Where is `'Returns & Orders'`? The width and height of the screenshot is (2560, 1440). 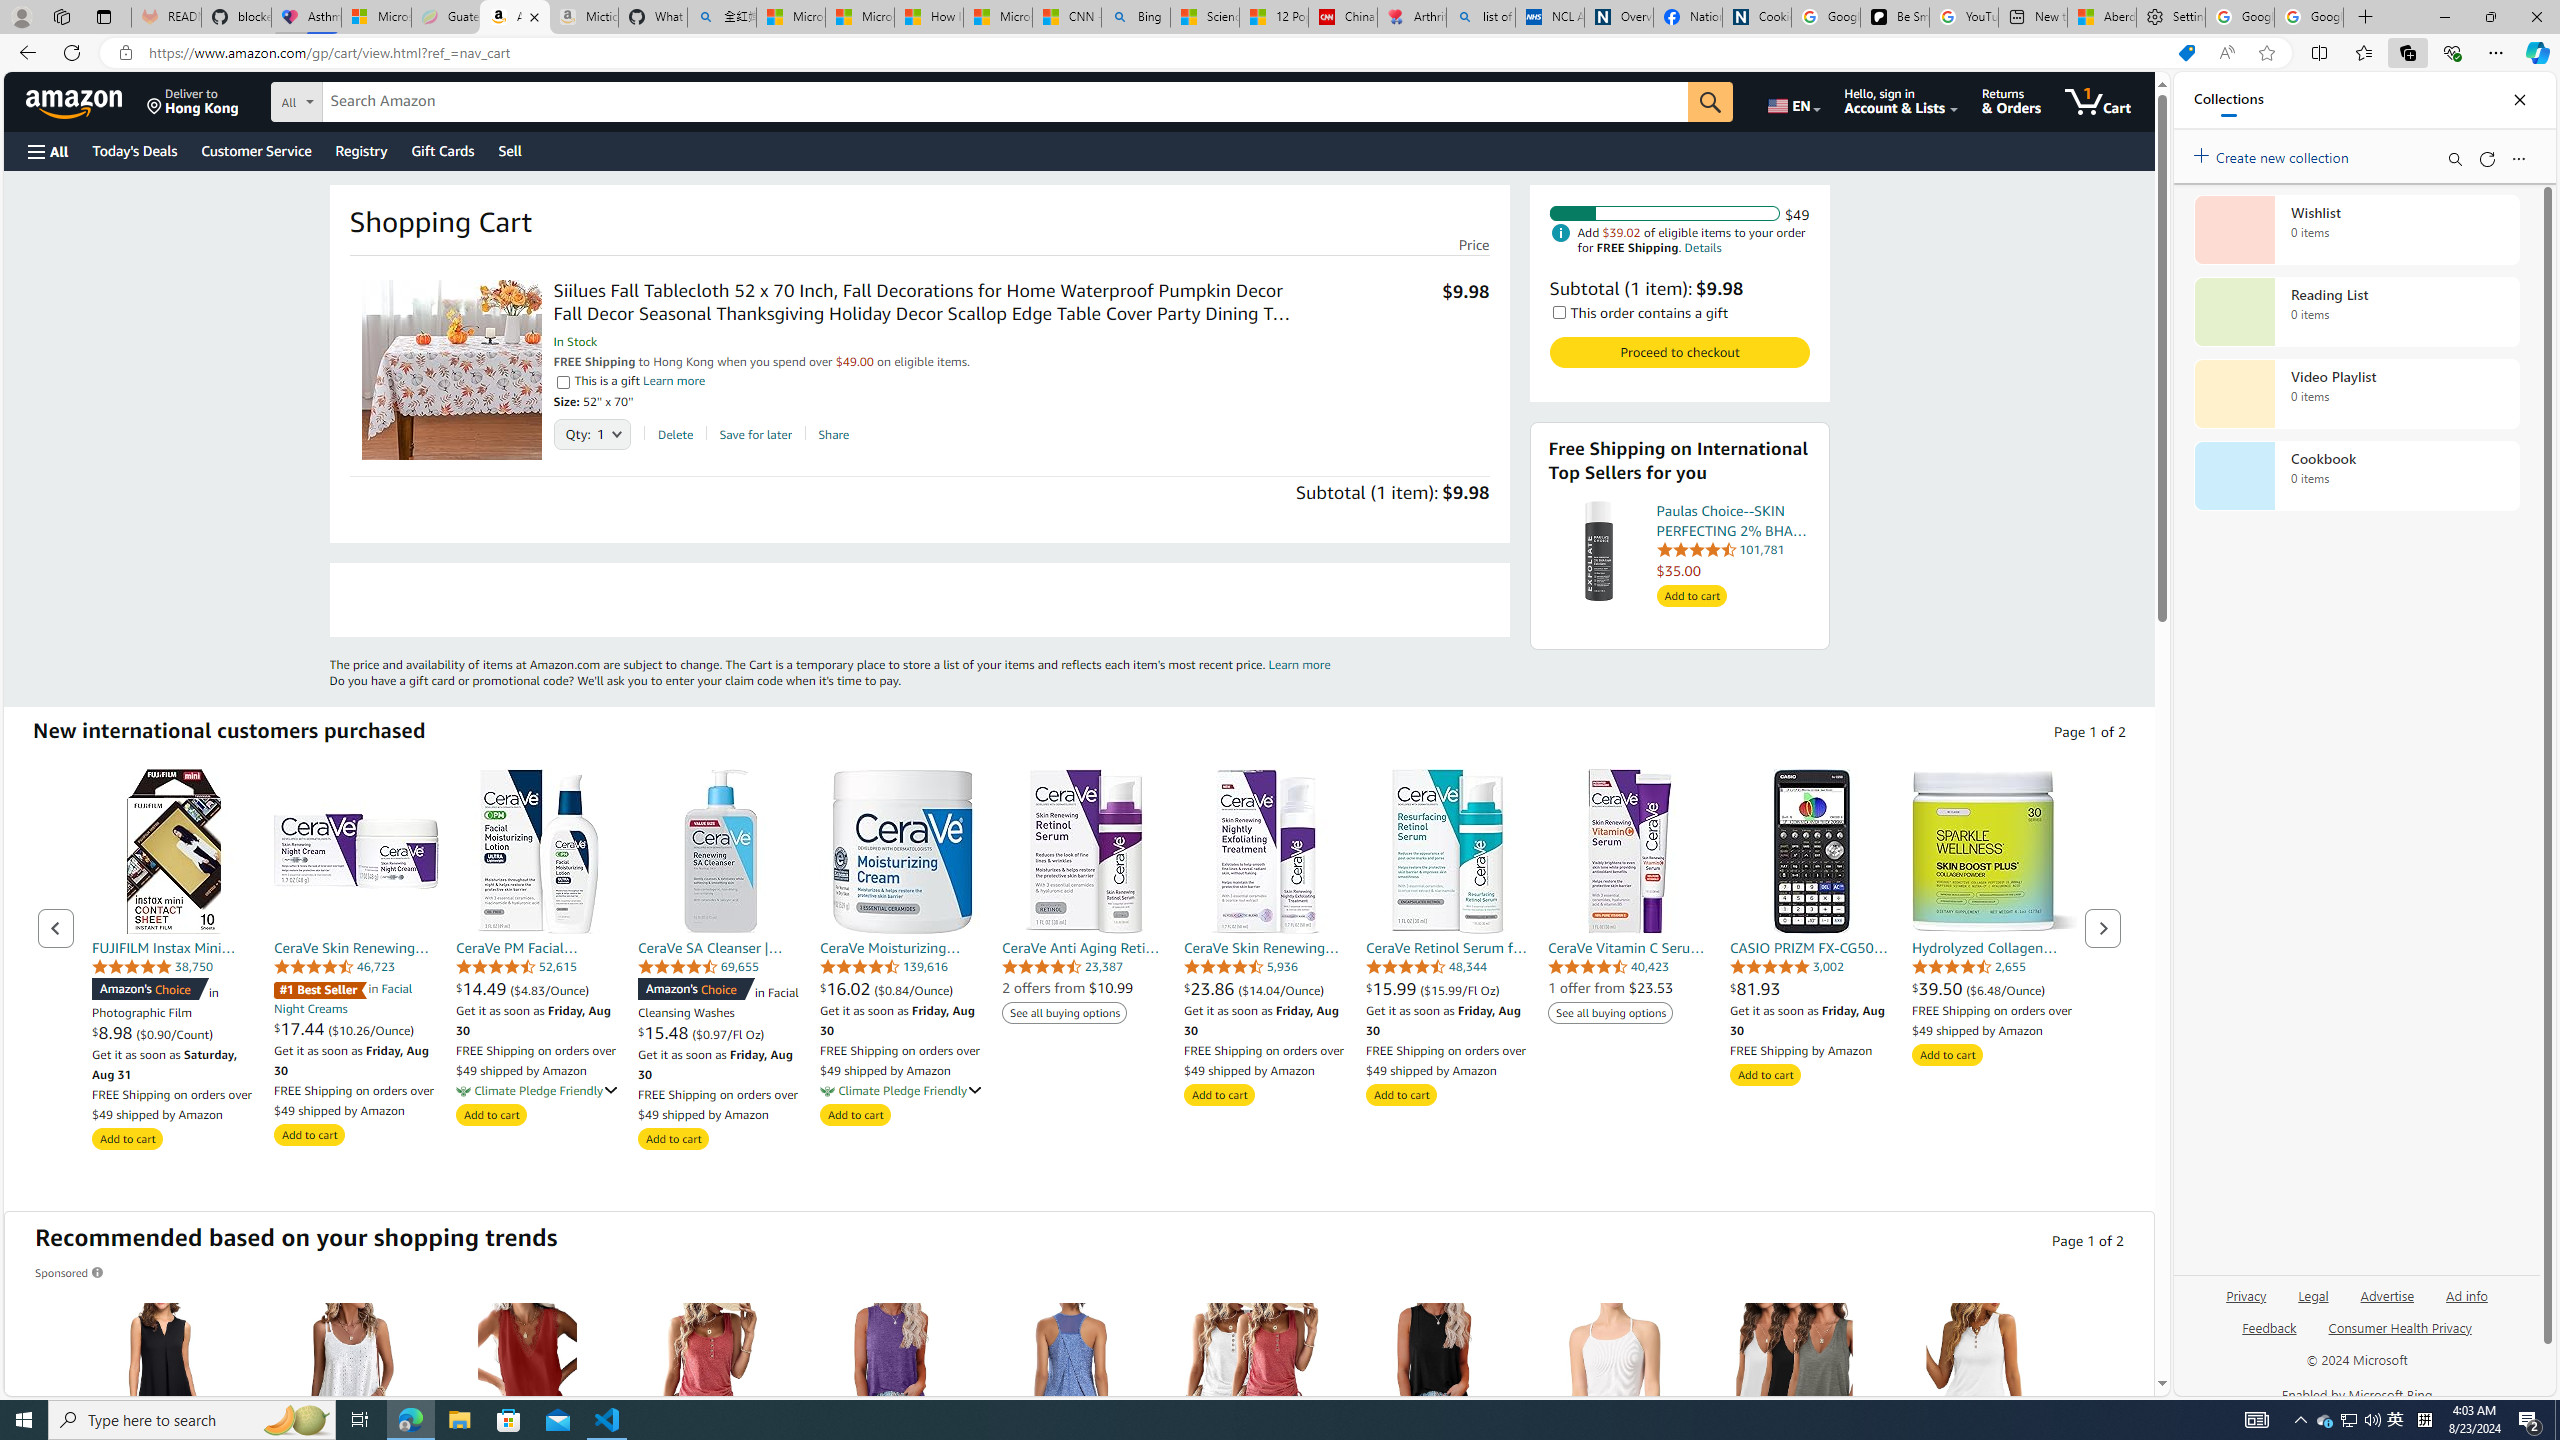
'Returns & Orders' is located at coordinates (2011, 100).